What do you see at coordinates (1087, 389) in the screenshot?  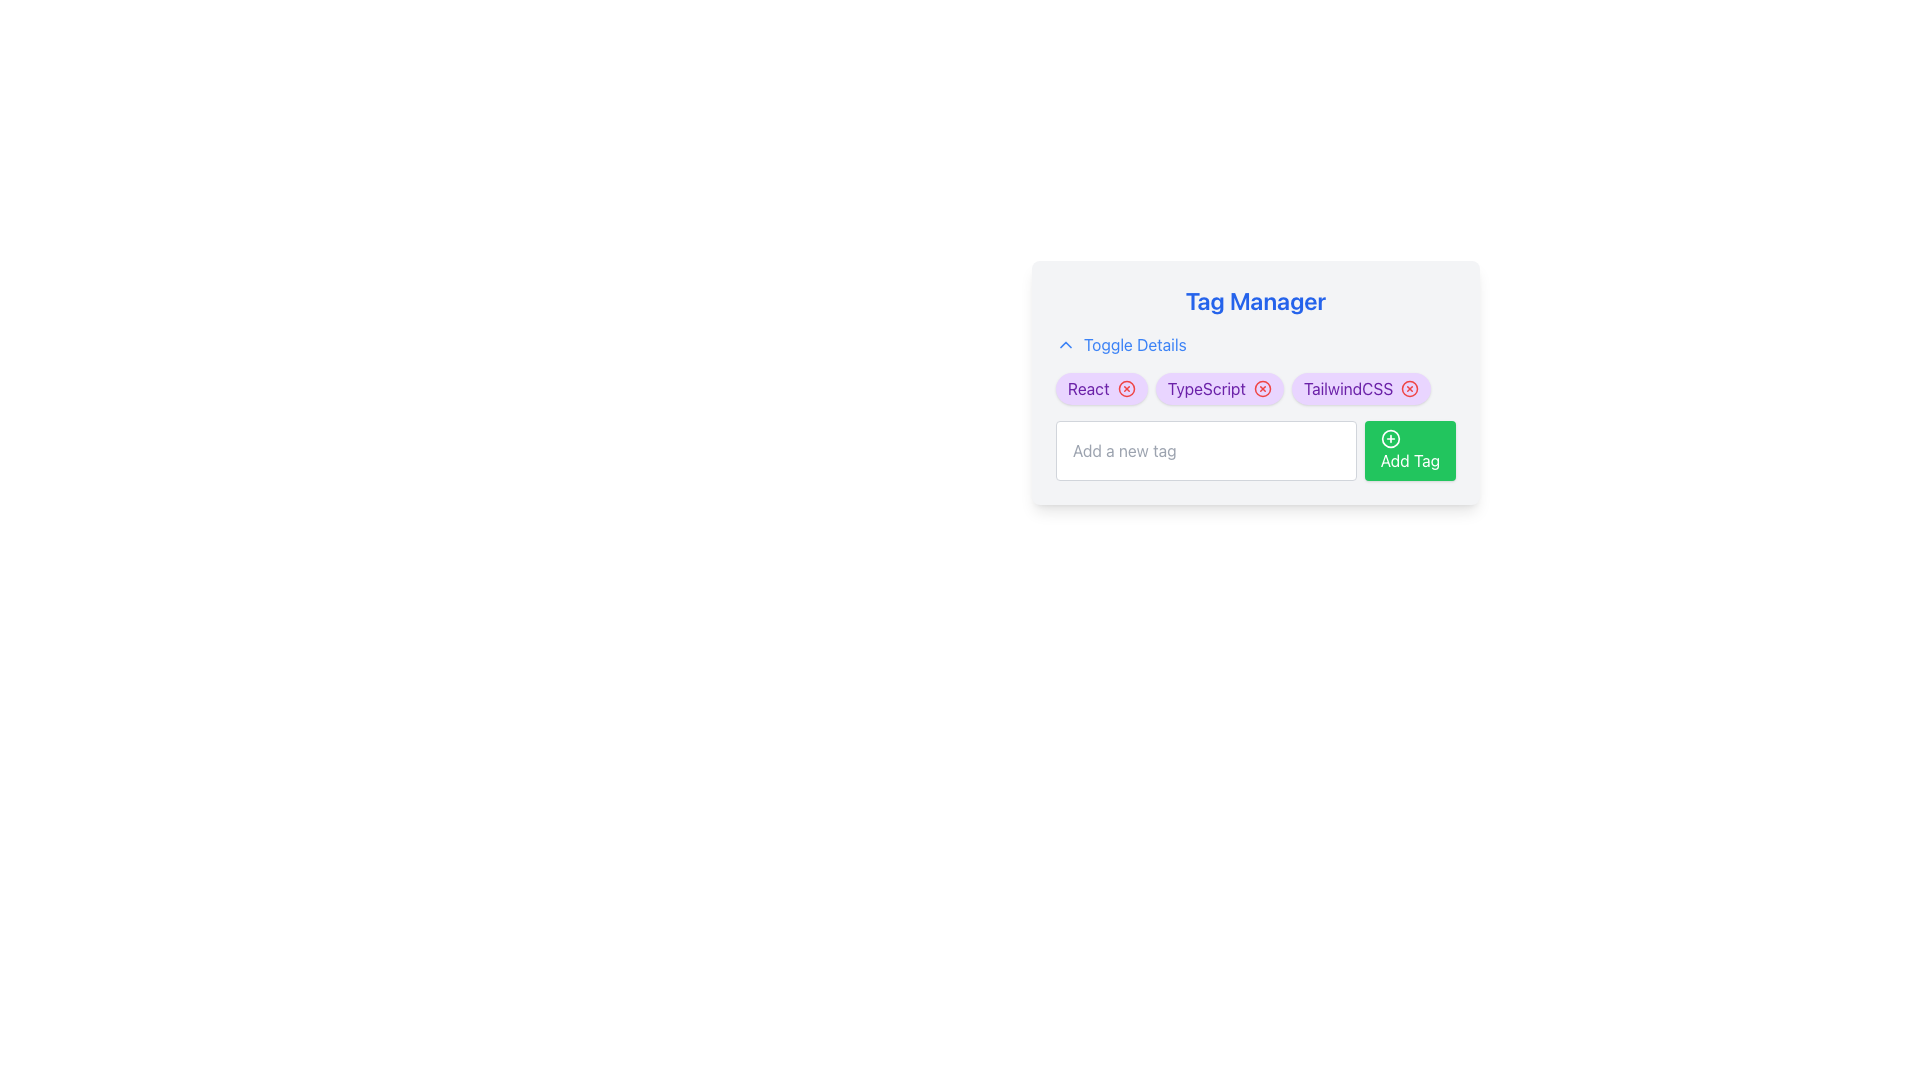 I see `the 'React' tag, which is the first element in the Tag Manager list` at bounding box center [1087, 389].